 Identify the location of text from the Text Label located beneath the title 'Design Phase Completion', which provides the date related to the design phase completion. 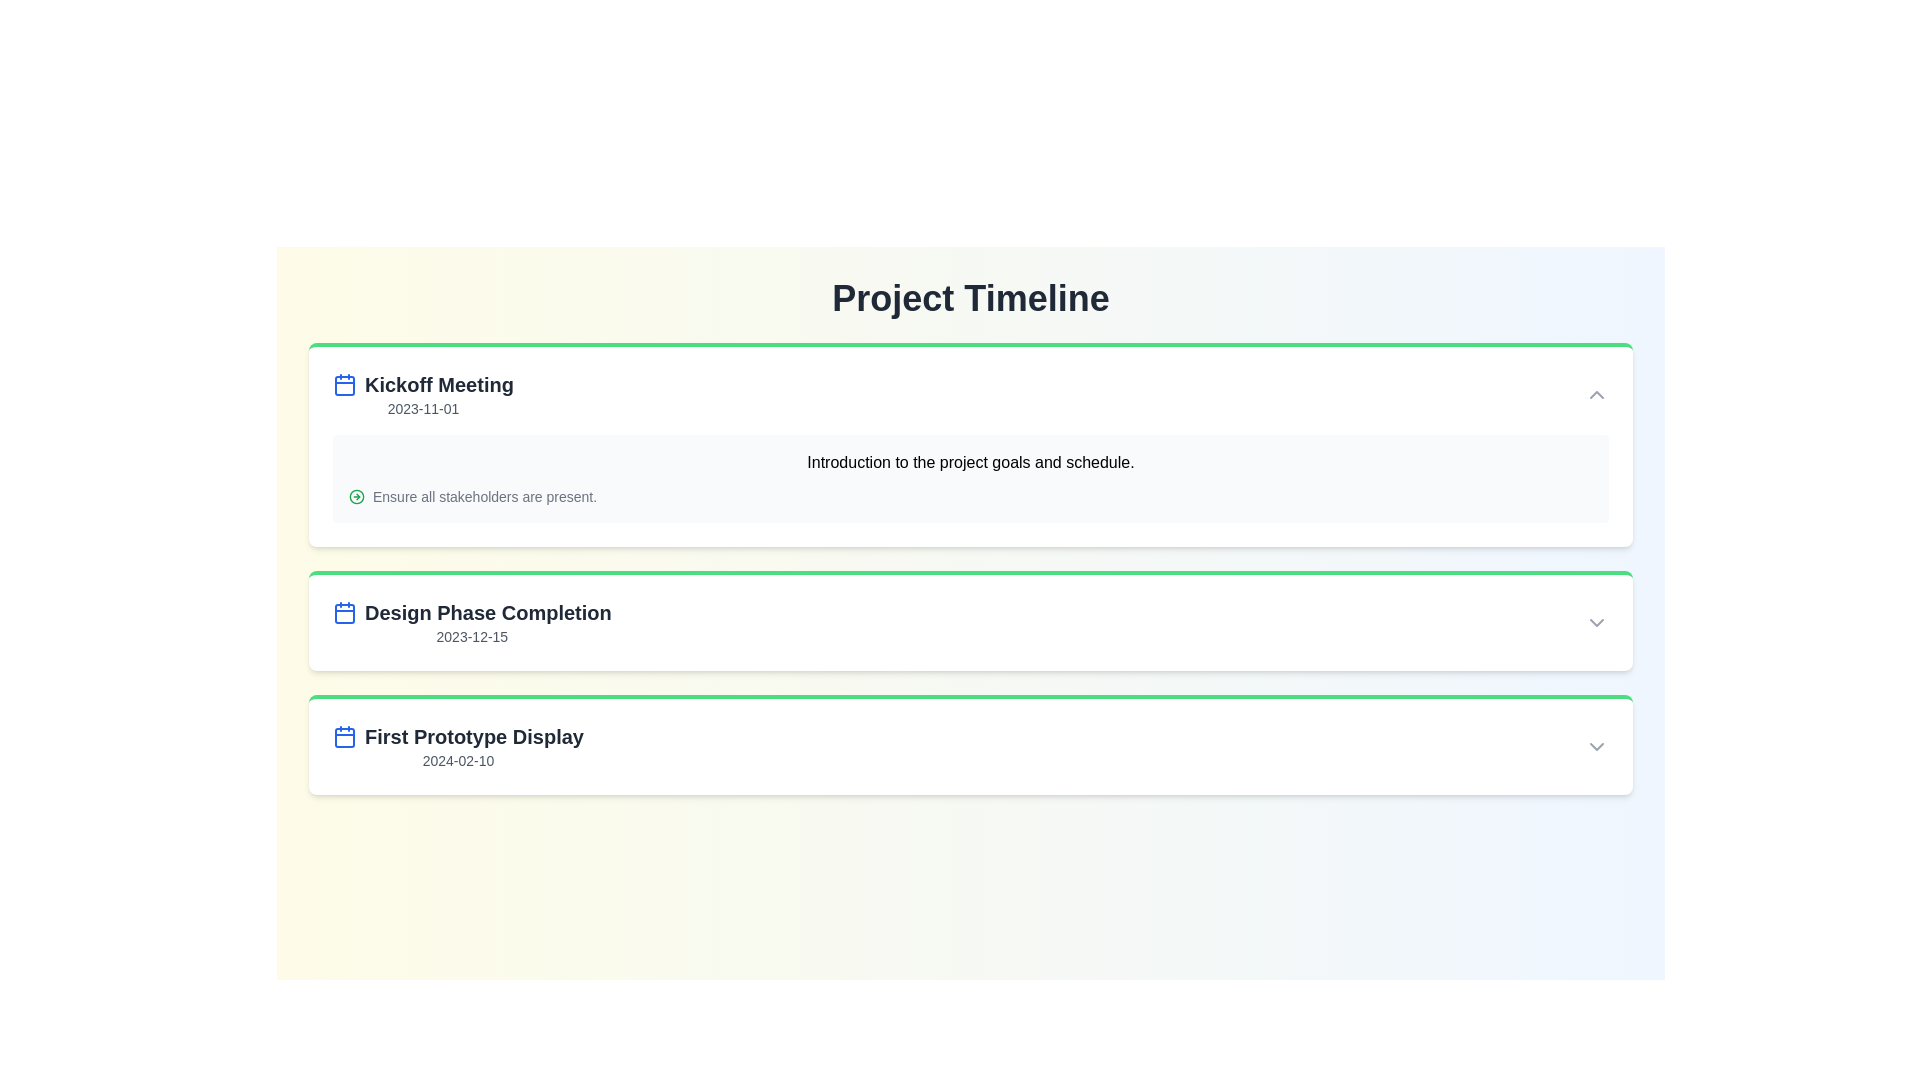
(471, 636).